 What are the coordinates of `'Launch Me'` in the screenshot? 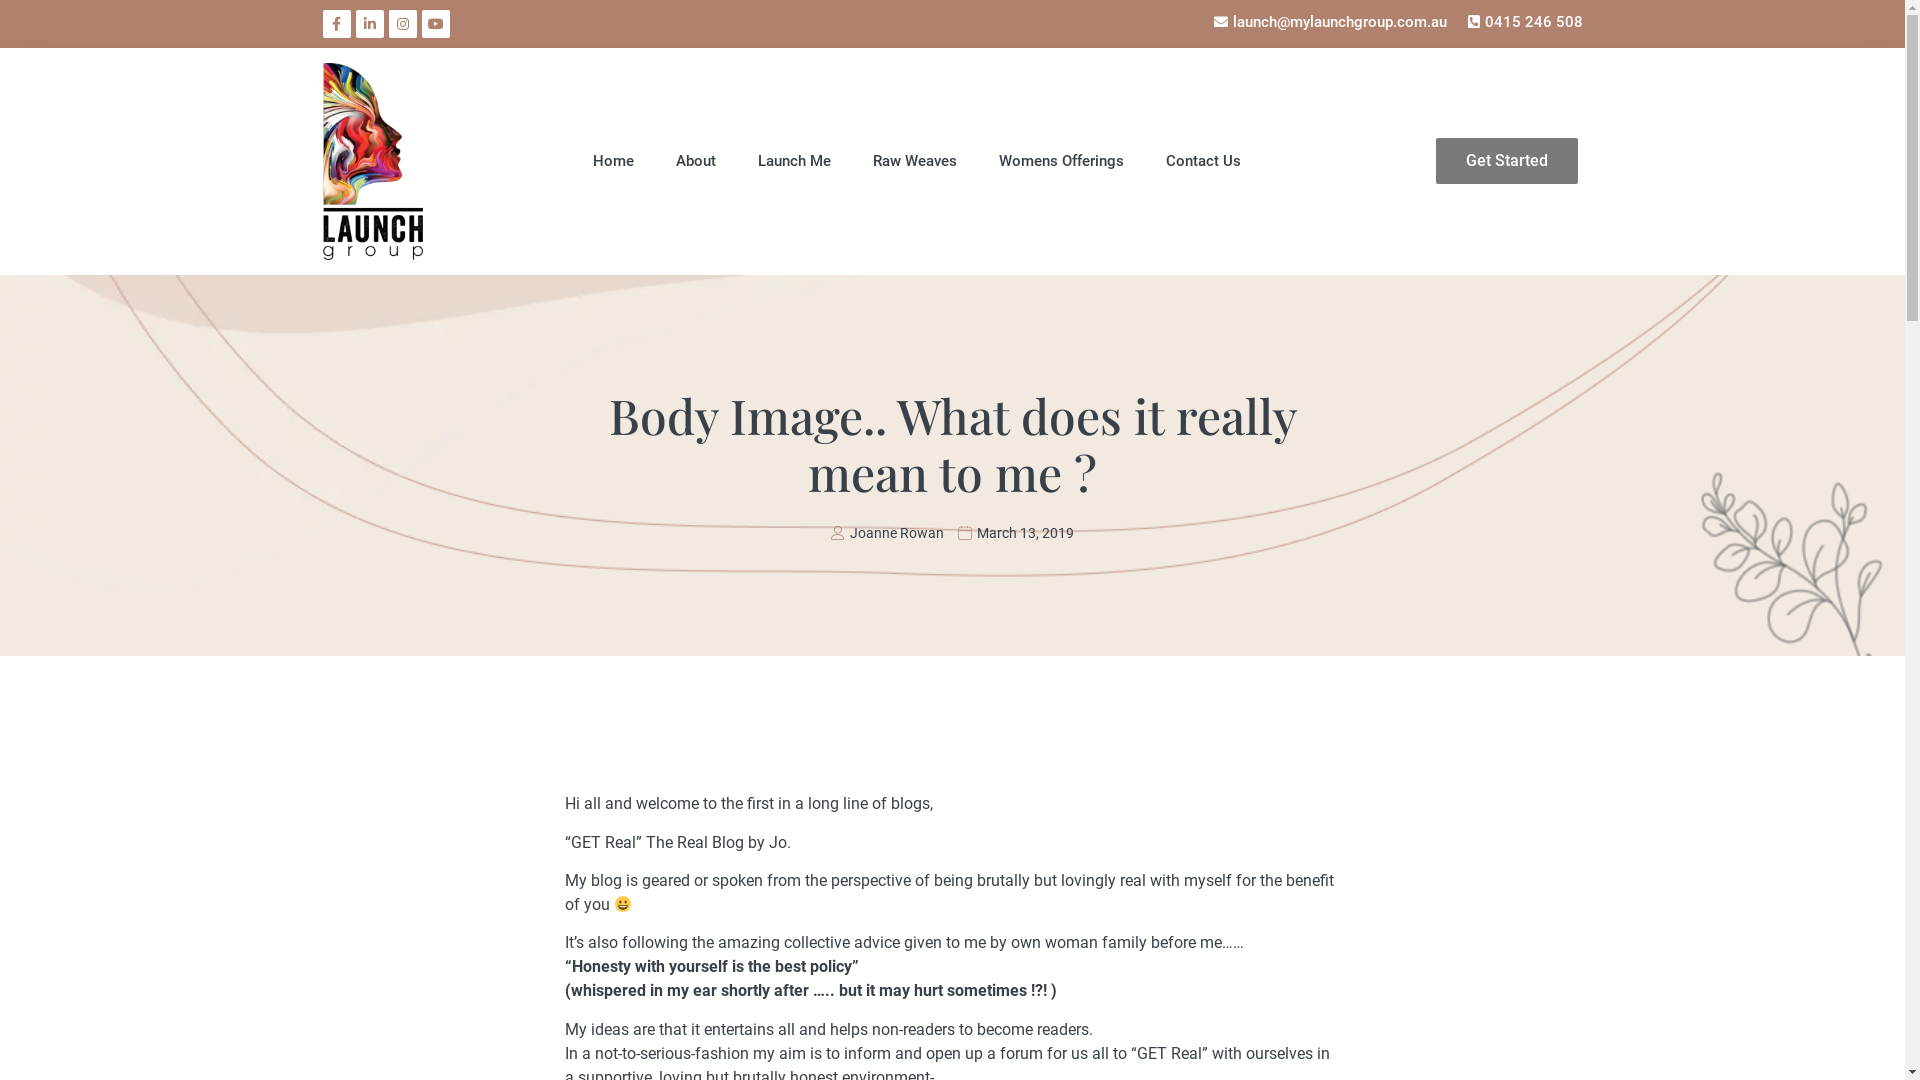 It's located at (793, 160).